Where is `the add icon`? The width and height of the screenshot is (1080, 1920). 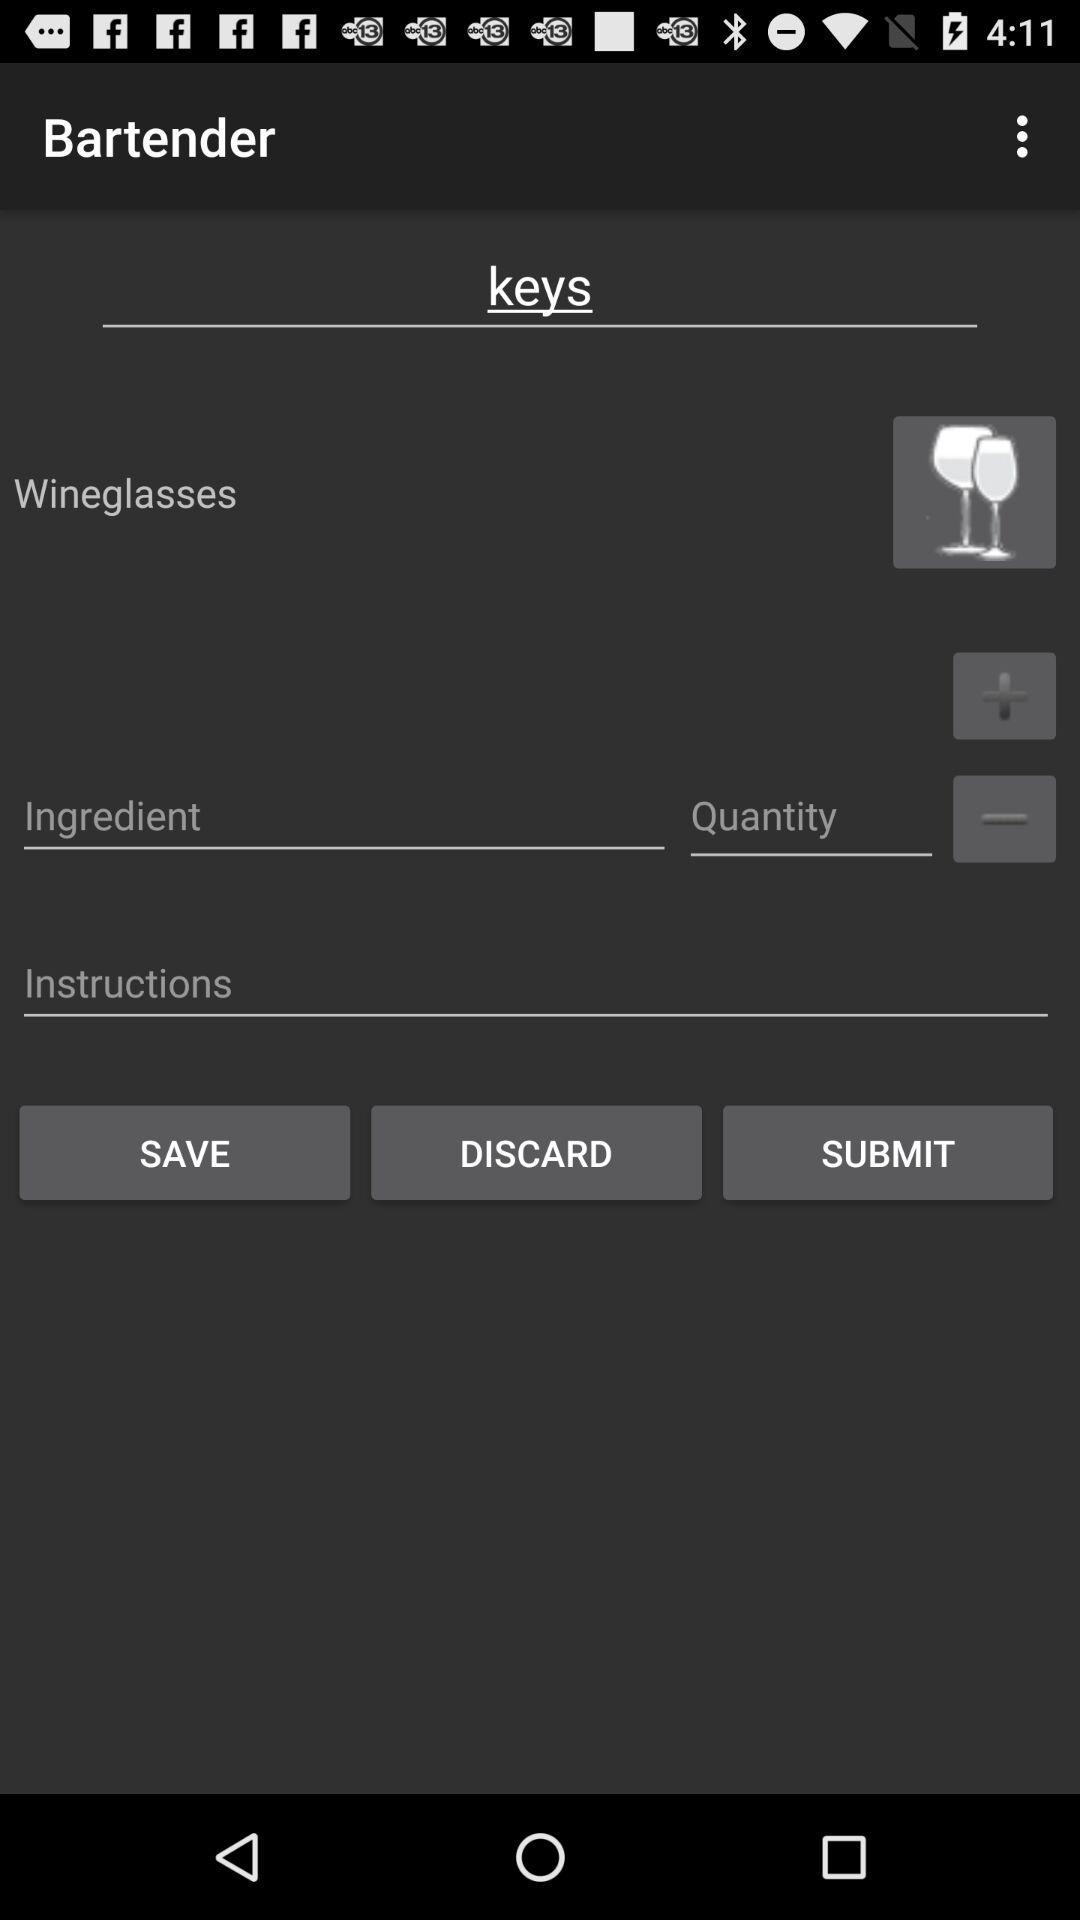
the add icon is located at coordinates (1004, 743).